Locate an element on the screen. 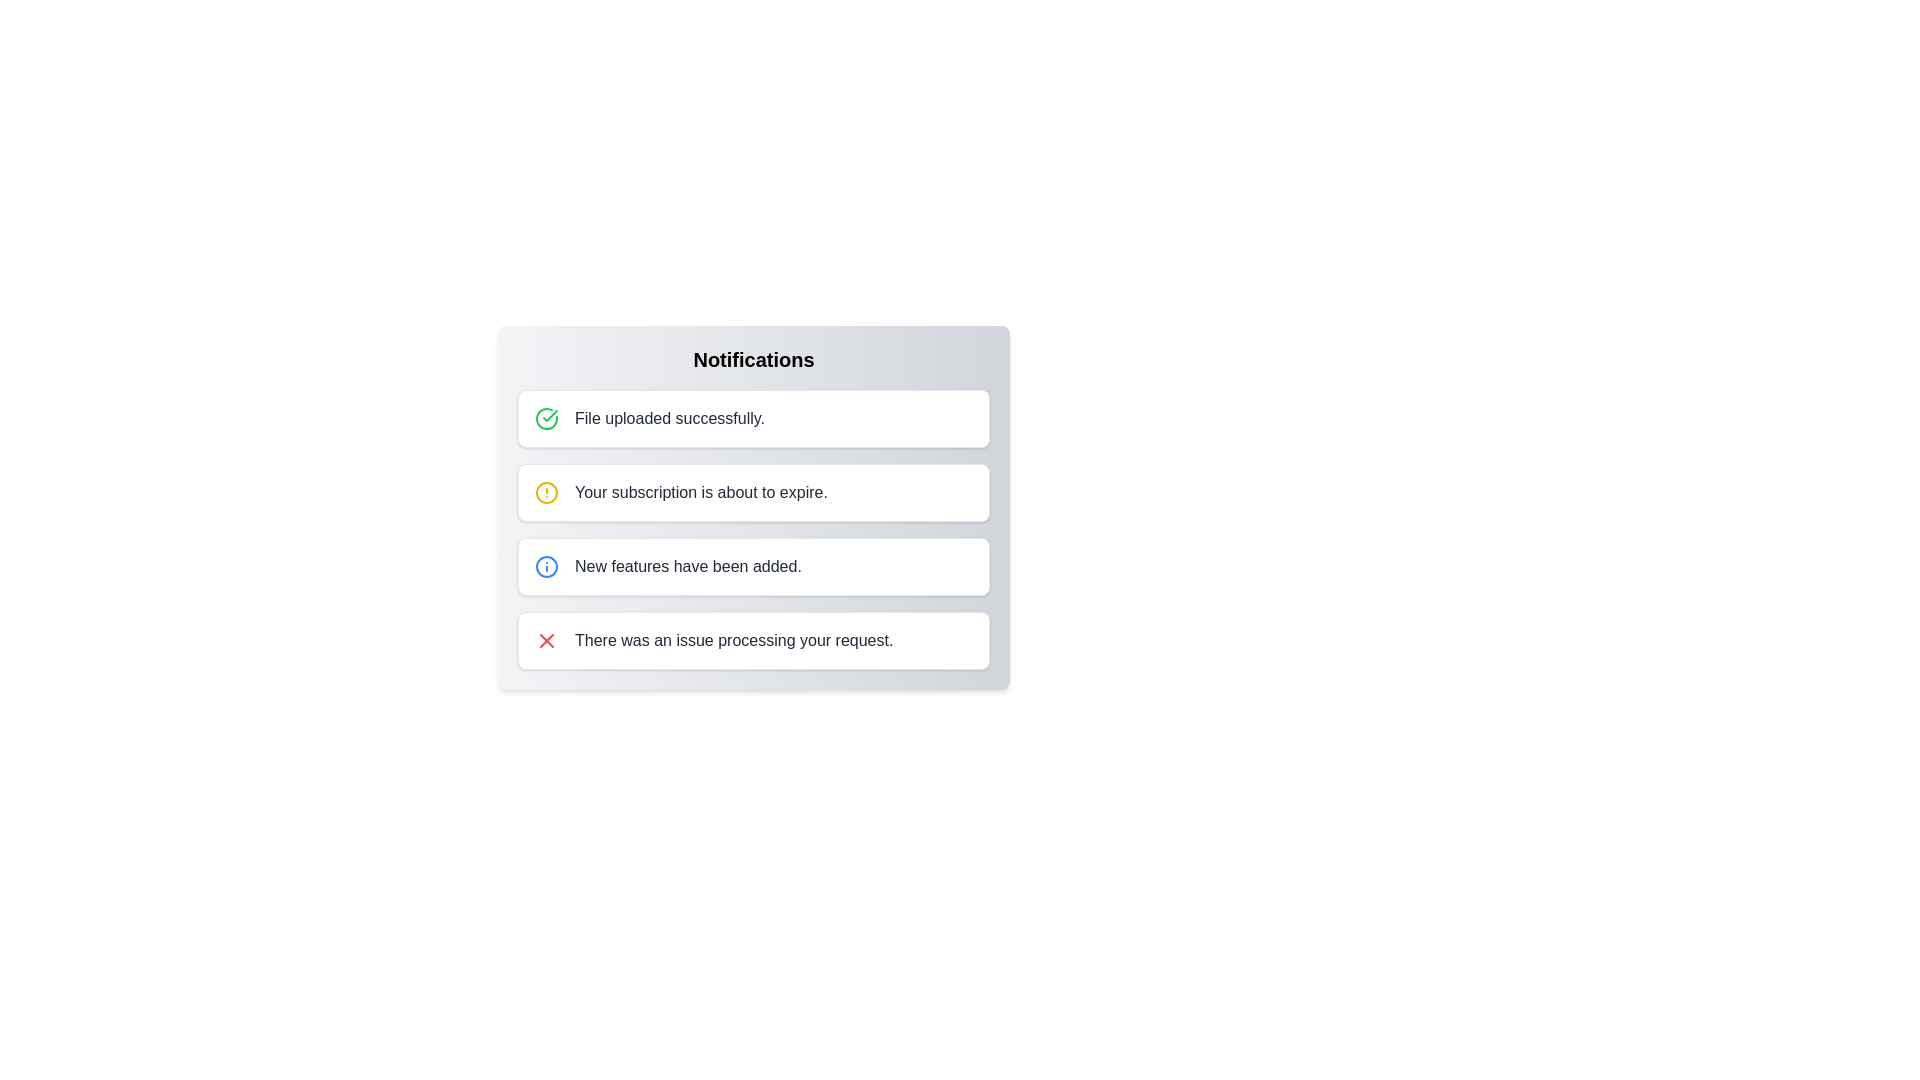 The image size is (1920, 1080). text content of the notification card that states 'New features have been added.' which is styled with a dark gray color and medium-weight font, located within the Notifications section is located at coordinates (688, 567).